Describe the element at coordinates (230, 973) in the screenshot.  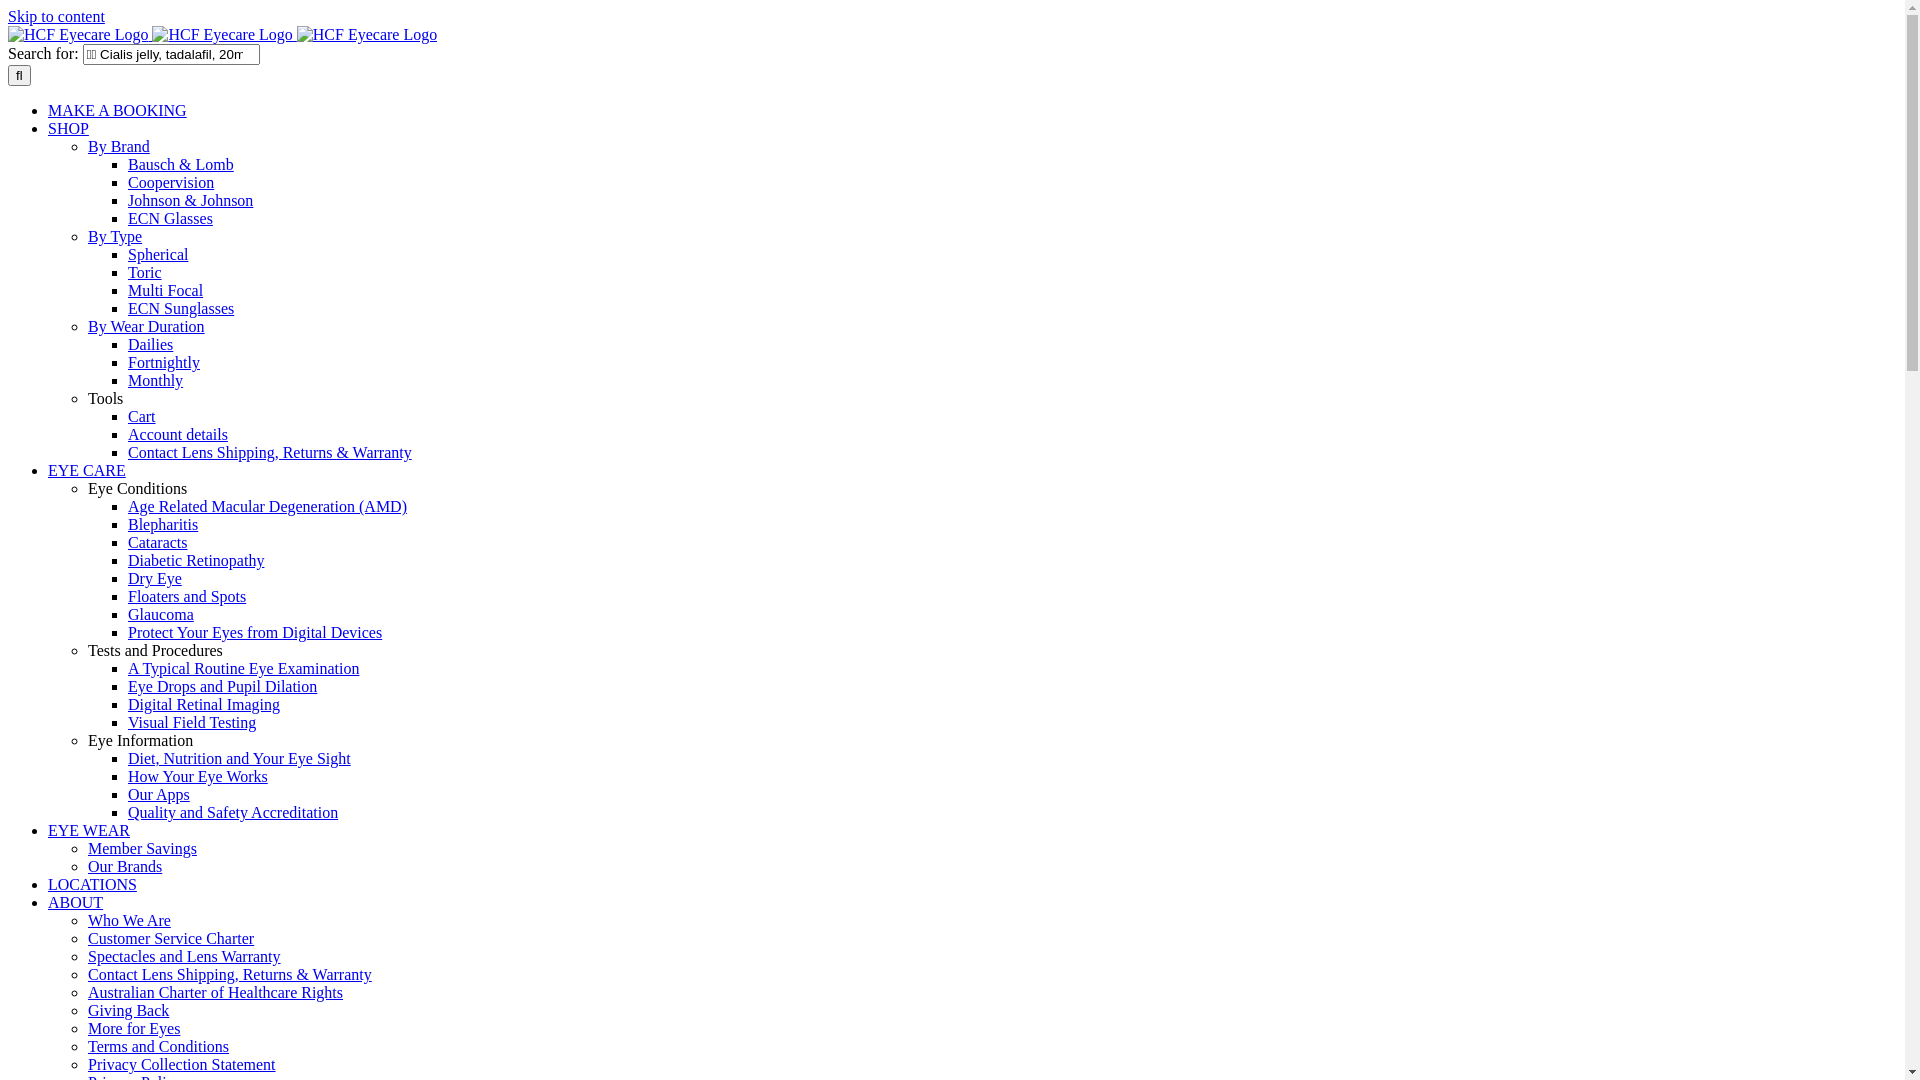
I see `'Contact Lens Shipping, Returns & Warranty'` at that location.